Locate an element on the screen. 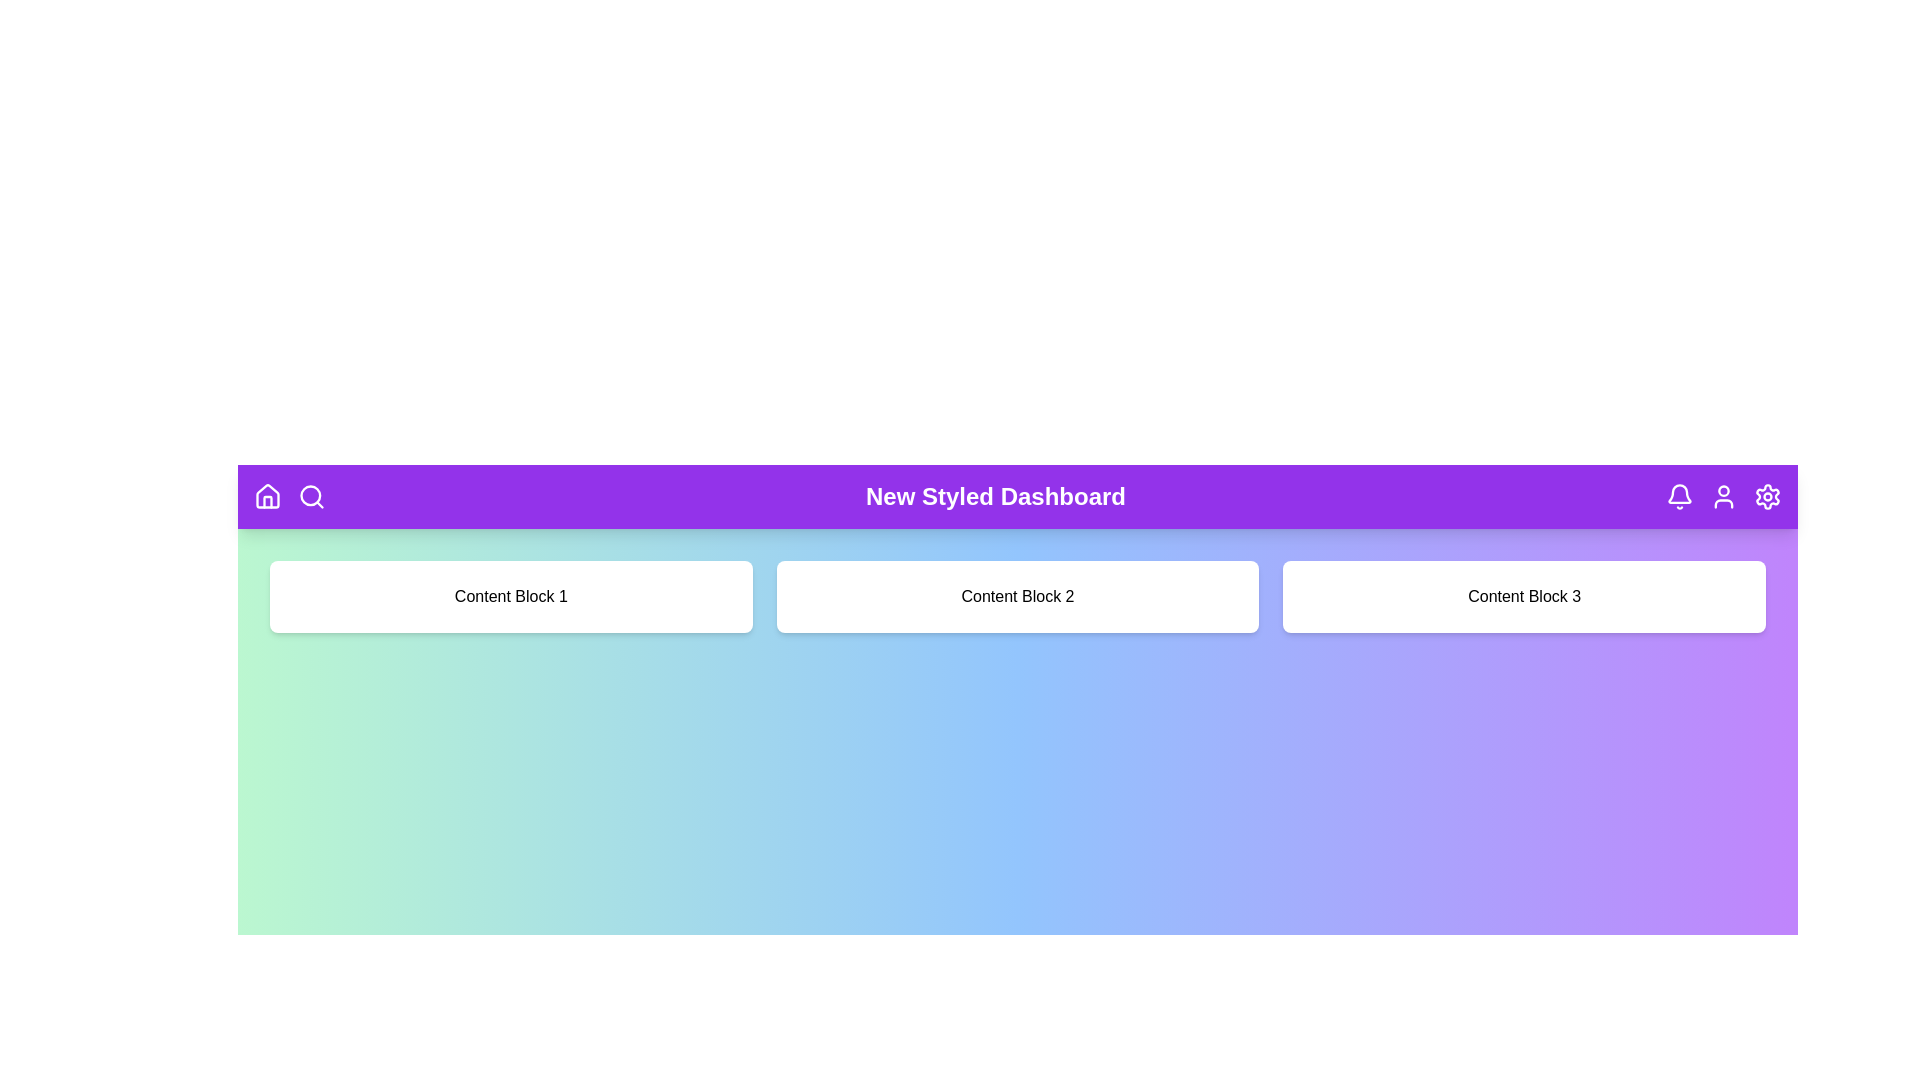 This screenshot has width=1920, height=1080. the center of 'Content Block 2' to focus or interact with it is located at coordinates (1017, 596).